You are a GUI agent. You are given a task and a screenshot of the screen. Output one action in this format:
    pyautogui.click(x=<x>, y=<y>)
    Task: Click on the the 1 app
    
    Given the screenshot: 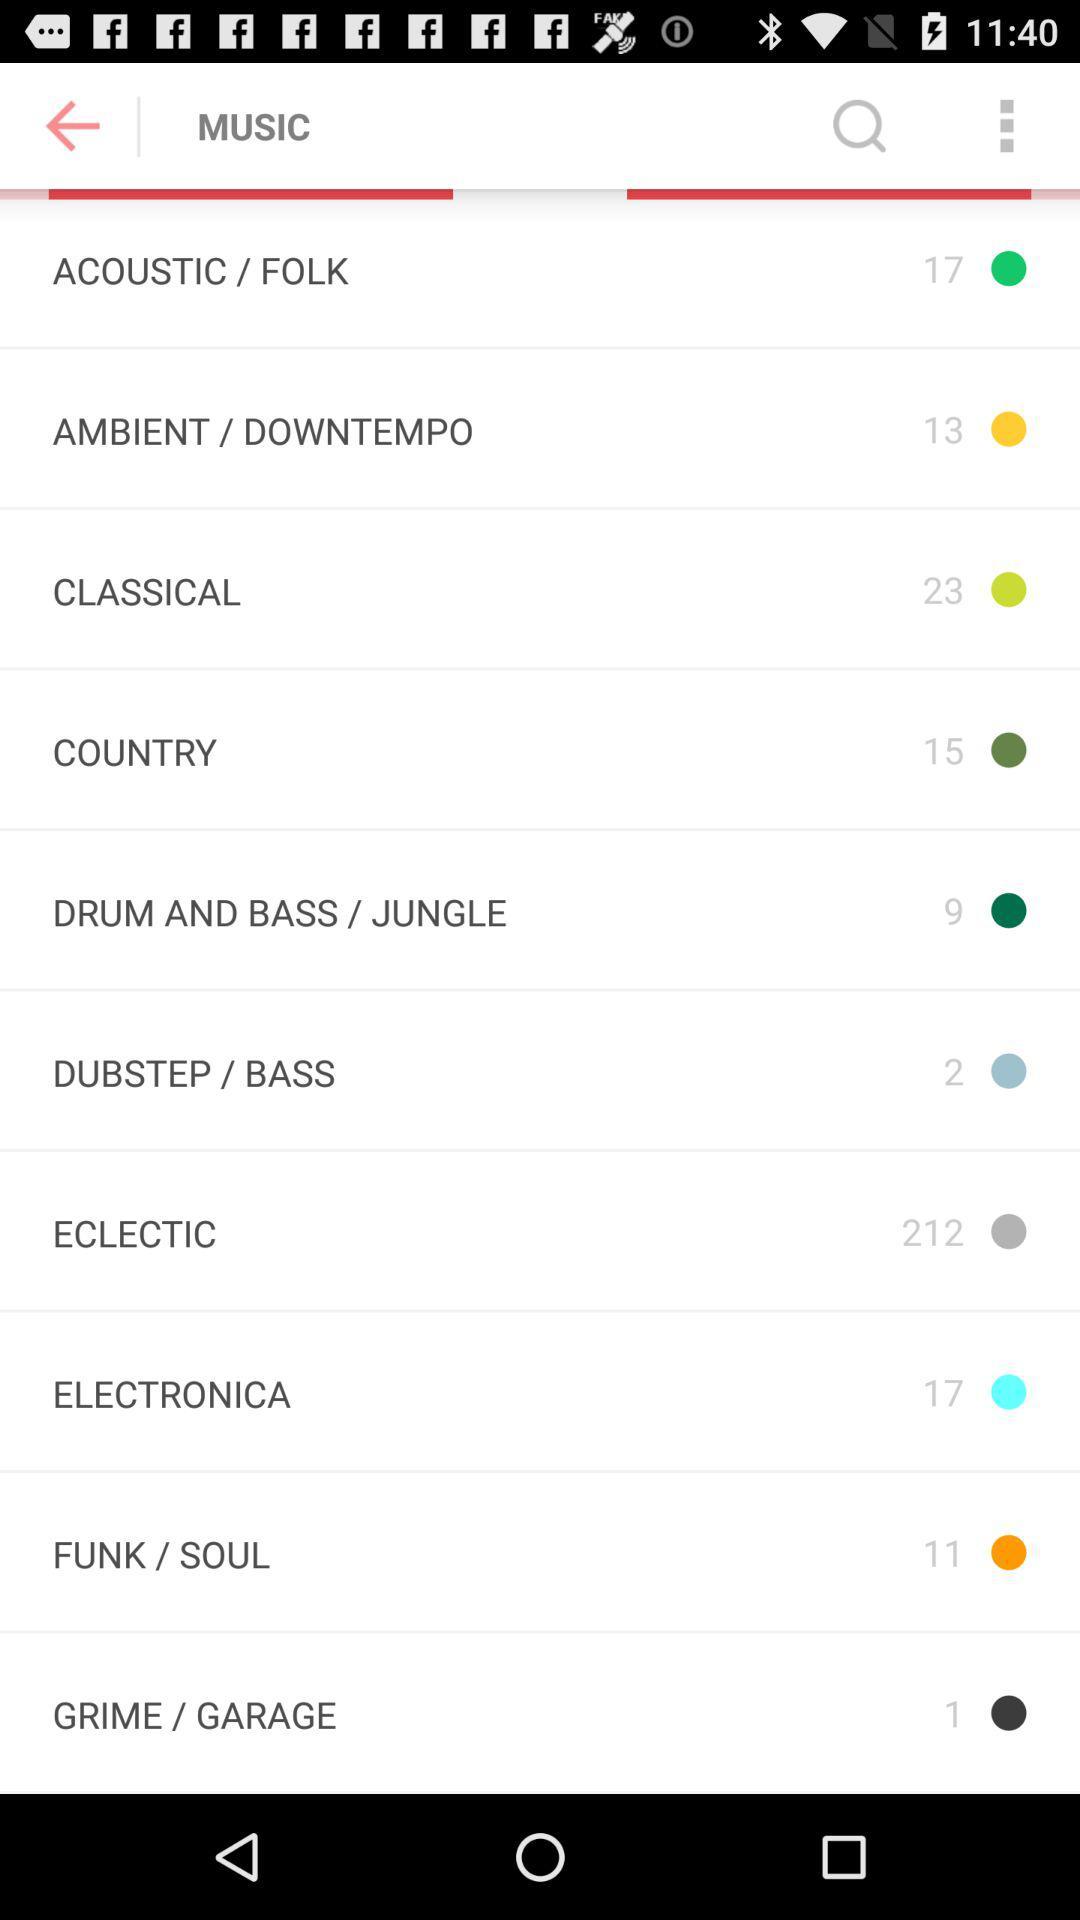 What is the action you would take?
    pyautogui.click(x=828, y=1711)
    